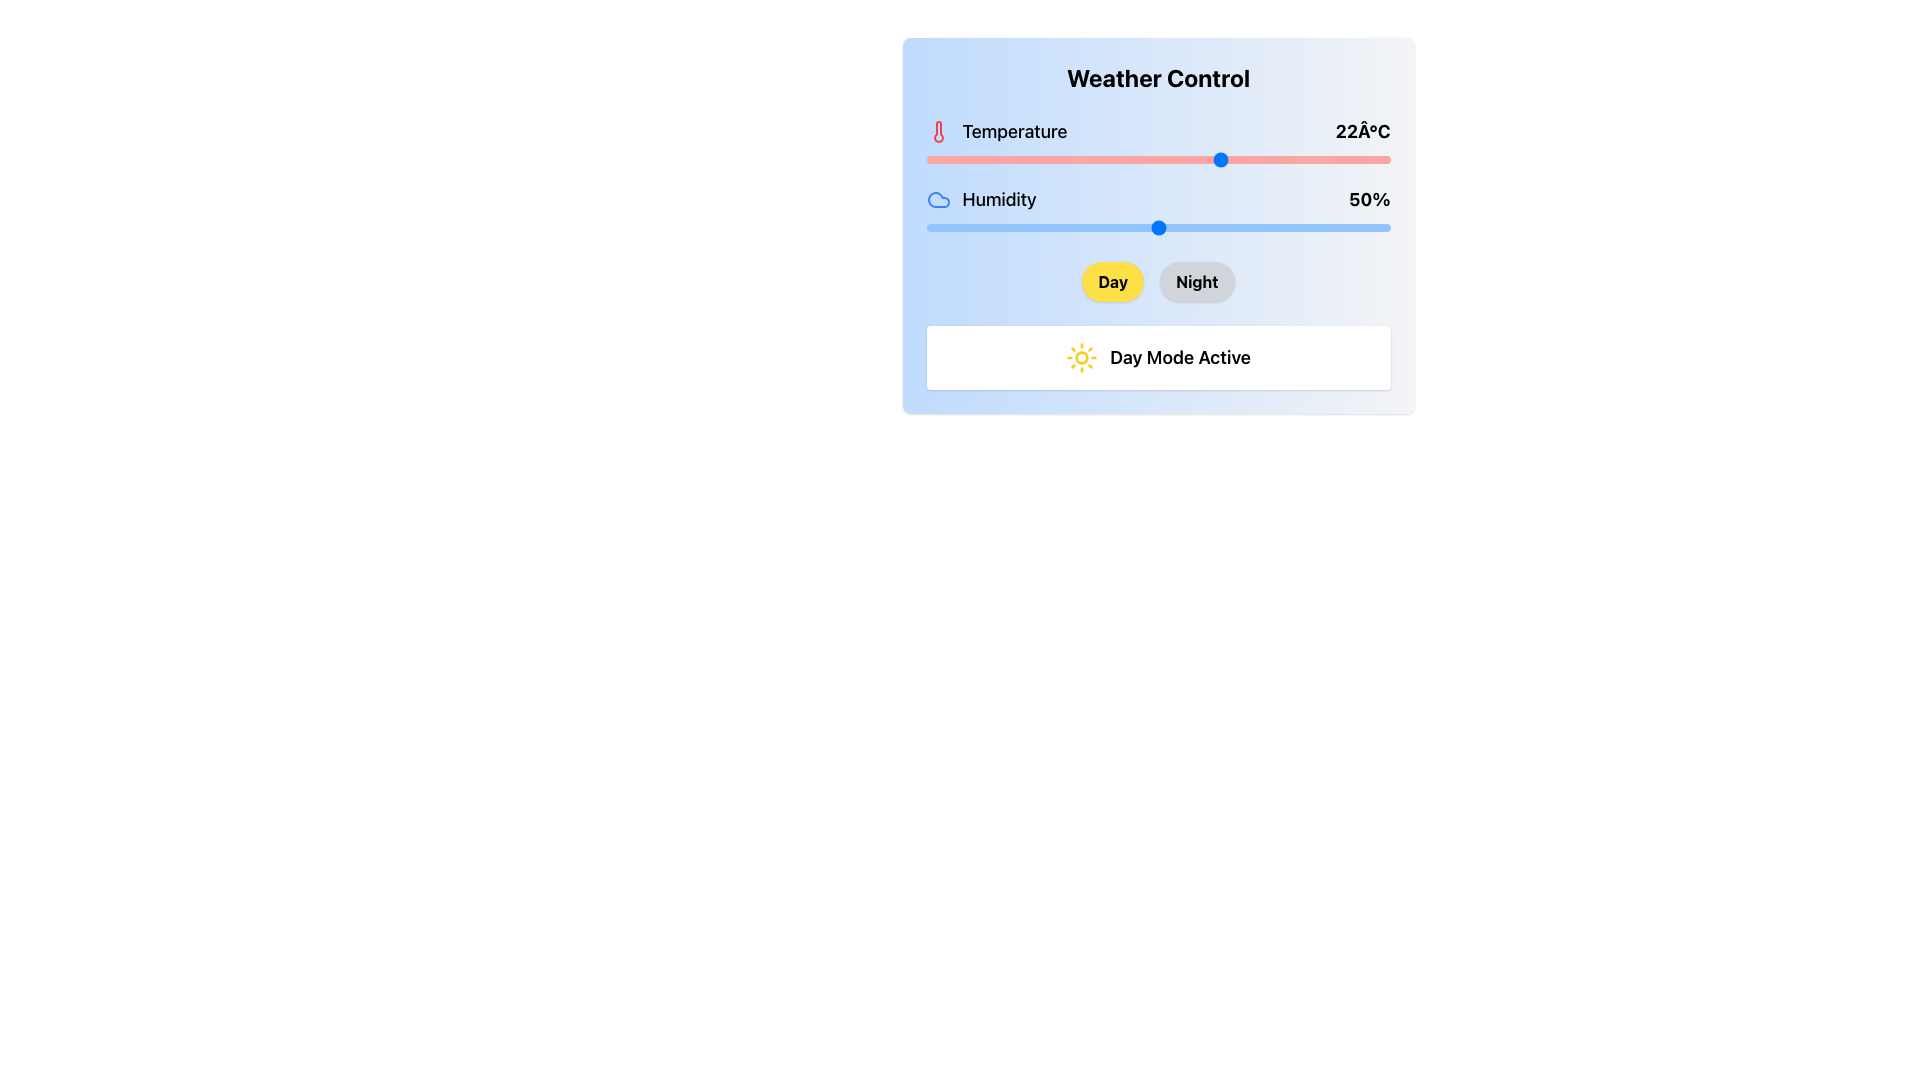 The height and width of the screenshot is (1080, 1920). Describe the element at coordinates (1005, 226) in the screenshot. I see `the humidity slider` at that location.